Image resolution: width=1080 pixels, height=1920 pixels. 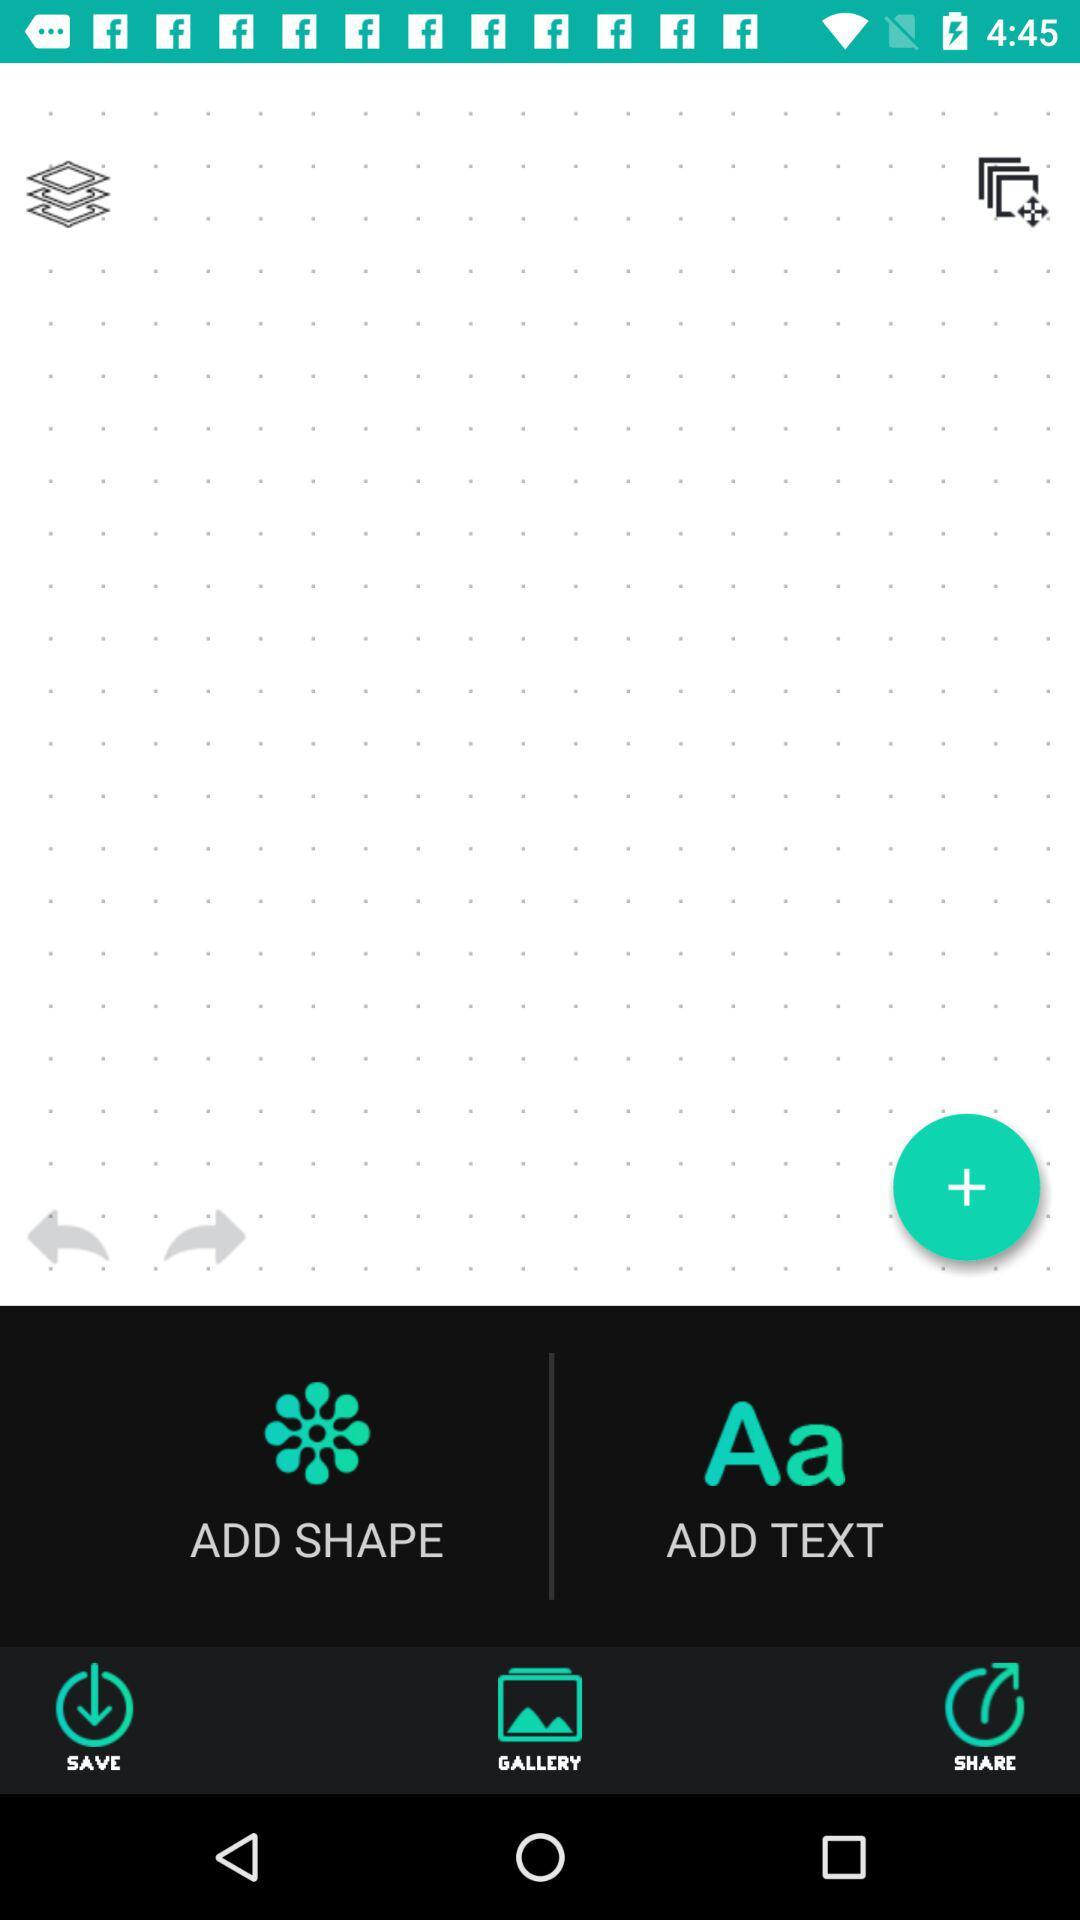 I want to click on gallery icon, so click(x=540, y=1719).